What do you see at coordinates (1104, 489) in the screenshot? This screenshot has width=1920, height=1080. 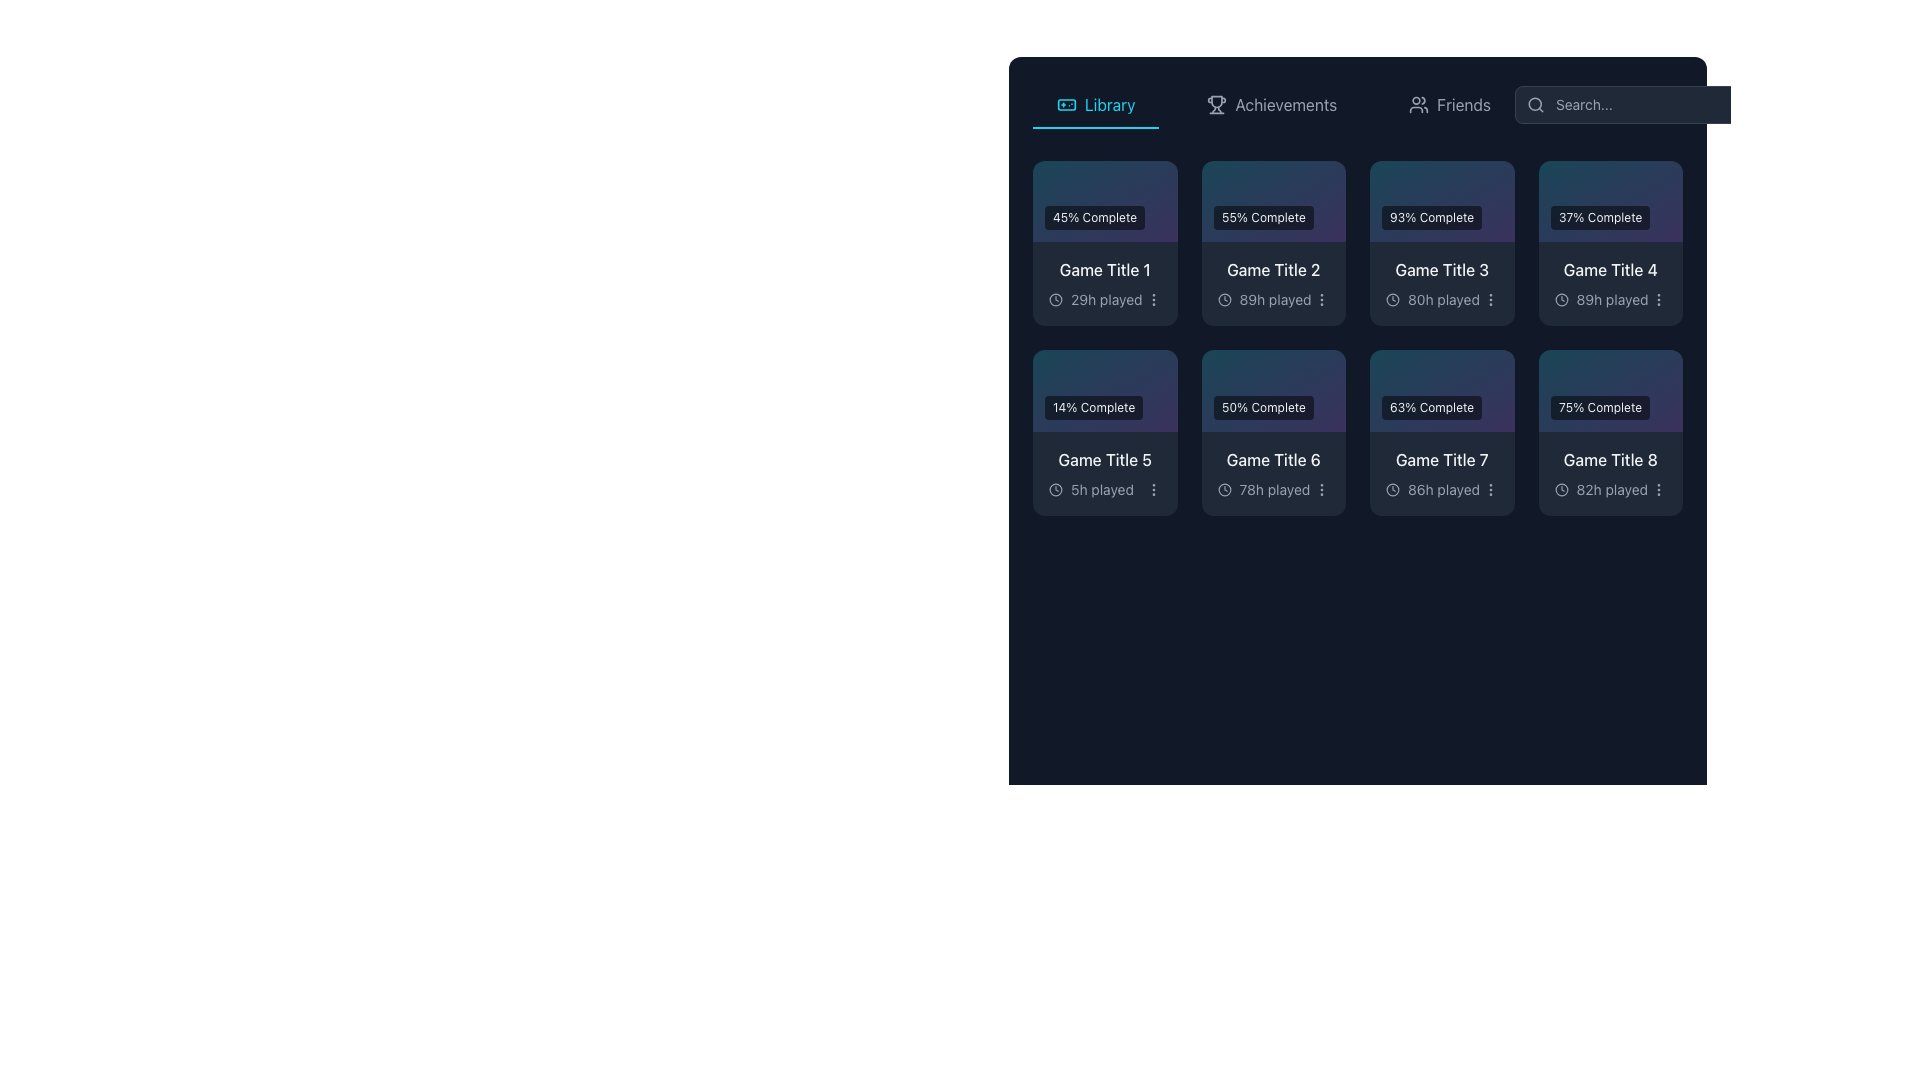 I see `the total playtime displayed in the text label located at the bottom-left corner of the 'Game Title 5' card` at bounding box center [1104, 489].